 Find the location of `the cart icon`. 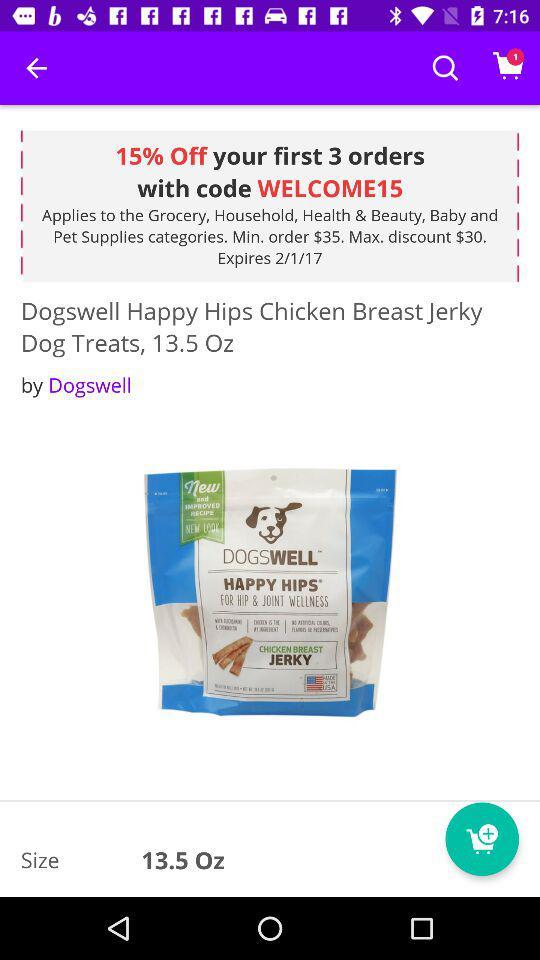

the cart icon is located at coordinates (481, 839).